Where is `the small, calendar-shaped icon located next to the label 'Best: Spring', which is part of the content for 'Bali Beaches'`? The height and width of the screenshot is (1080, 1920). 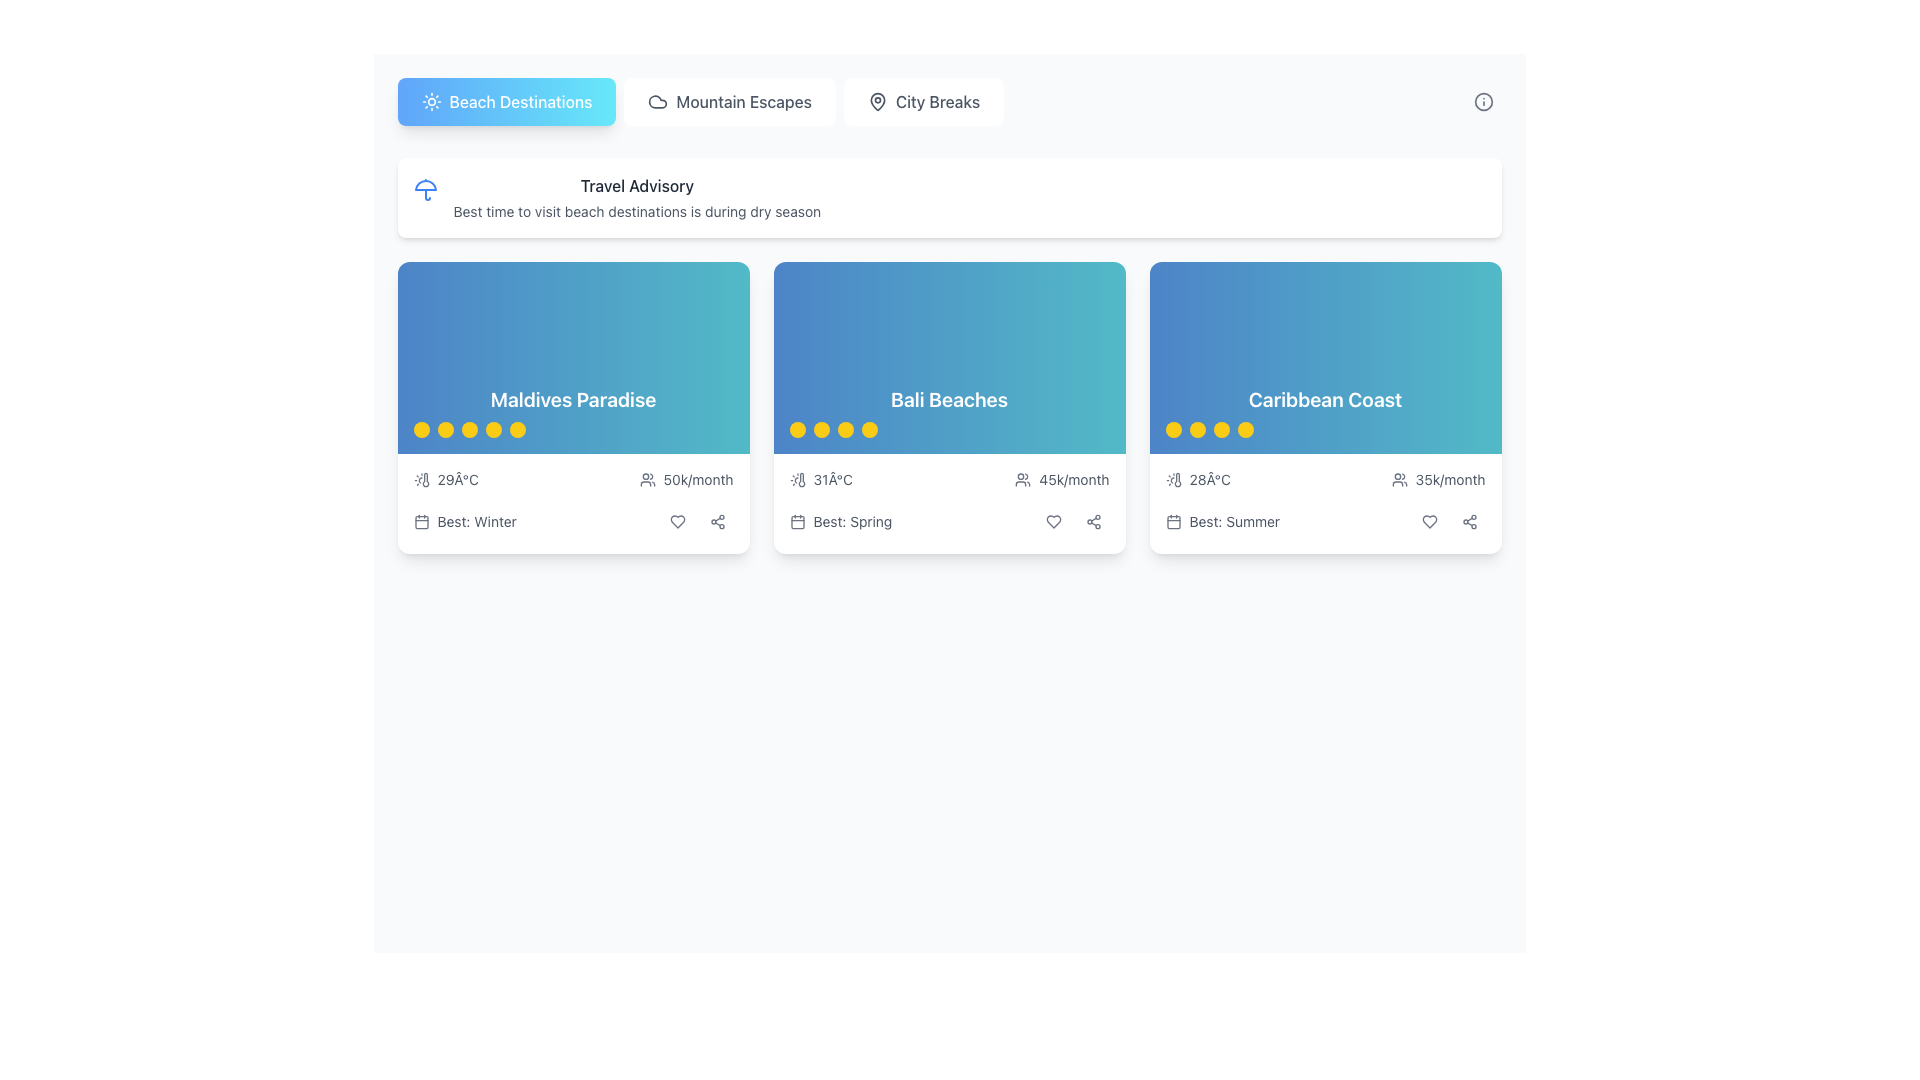 the small, calendar-shaped icon located next to the label 'Best: Spring', which is part of the content for 'Bali Beaches' is located at coordinates (796, 520).